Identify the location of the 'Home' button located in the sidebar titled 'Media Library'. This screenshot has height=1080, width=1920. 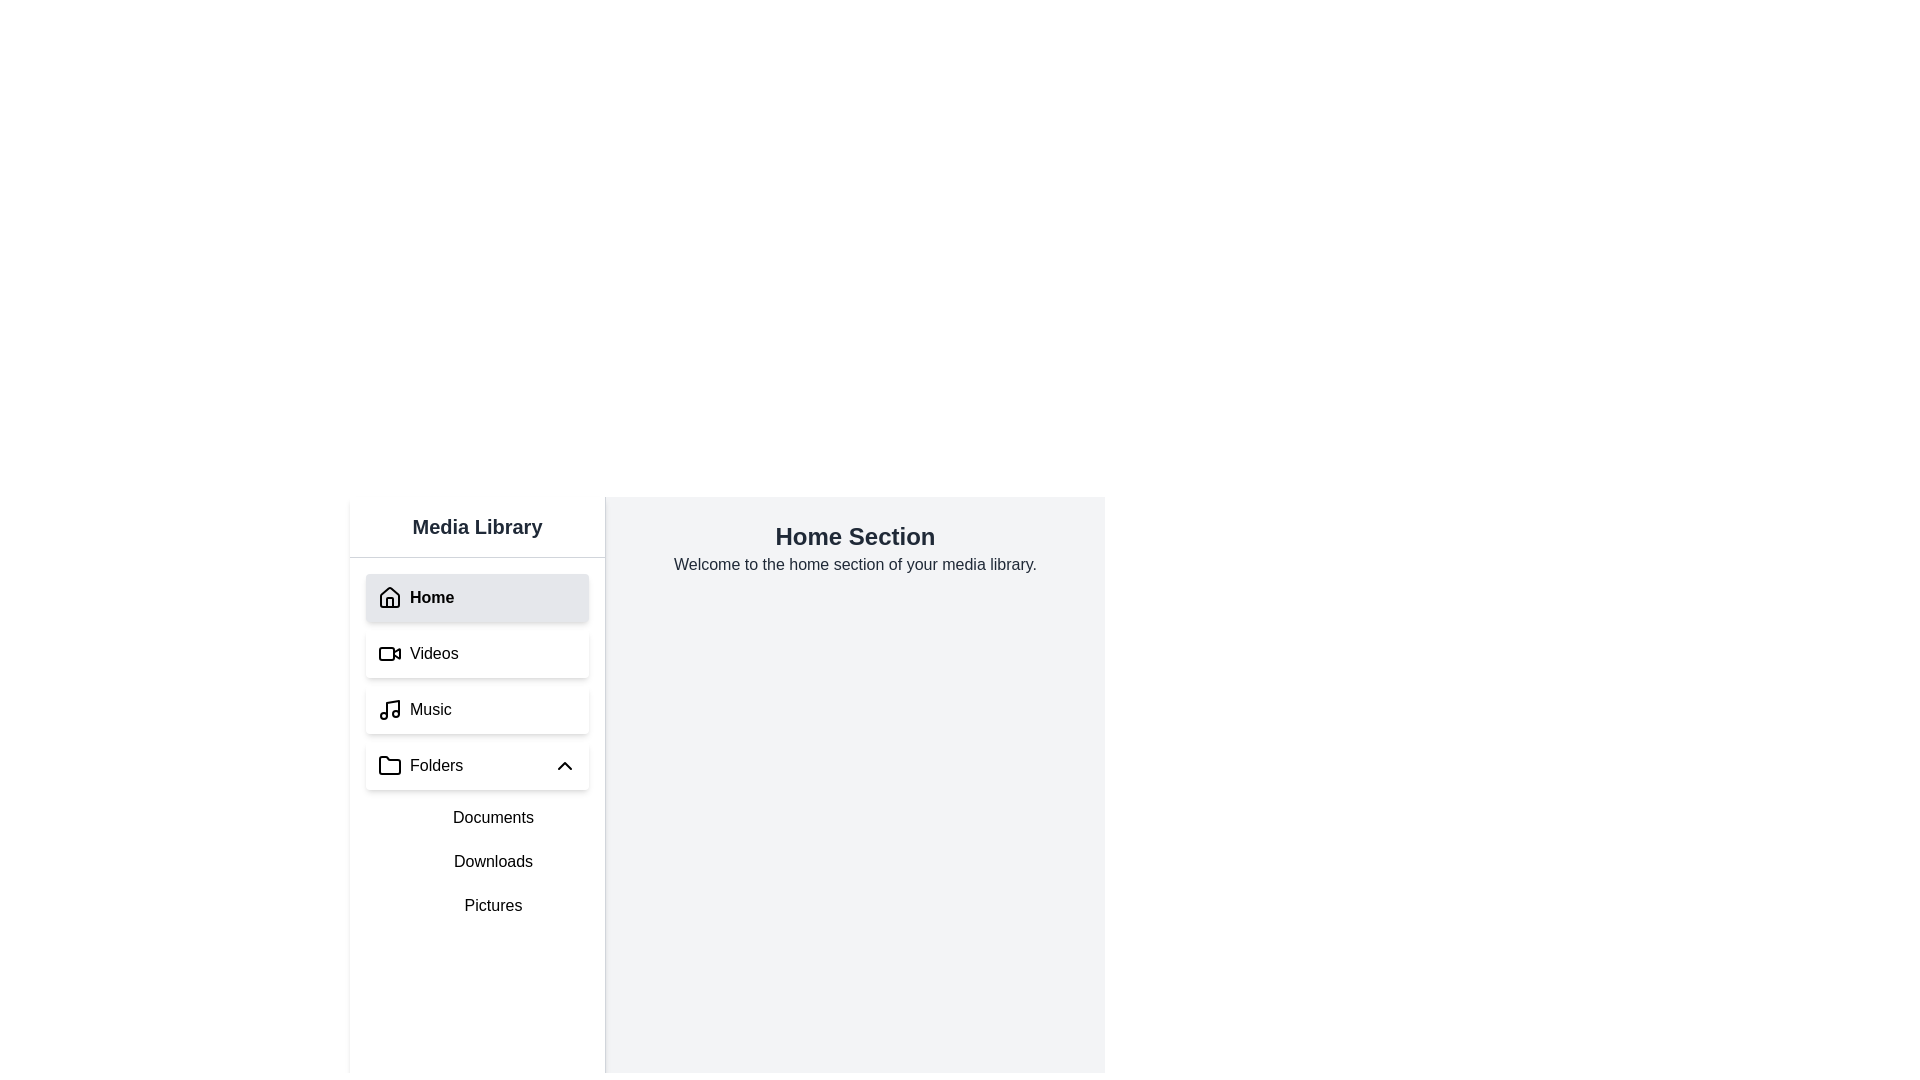
(476, 596).